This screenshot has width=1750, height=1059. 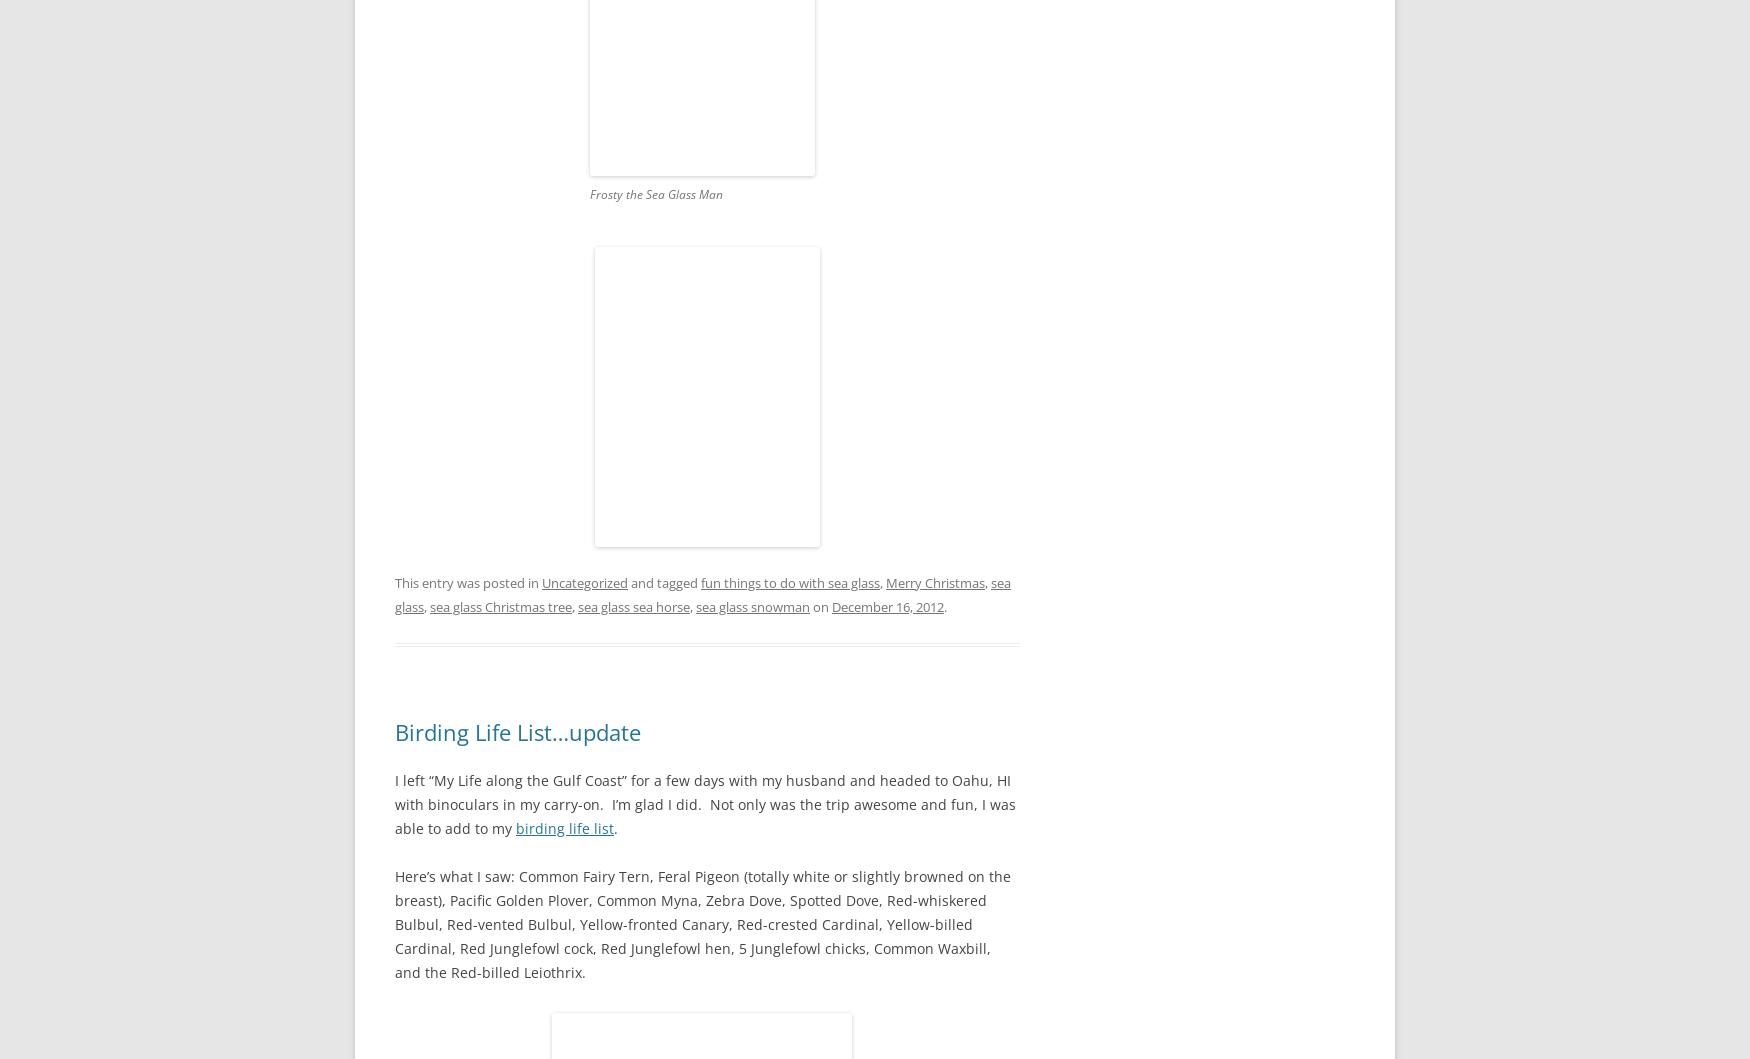 What do you see at coordinates (565, 827) in the screenshot?
I see `'birding life list'` at bounding box center [565, 827].